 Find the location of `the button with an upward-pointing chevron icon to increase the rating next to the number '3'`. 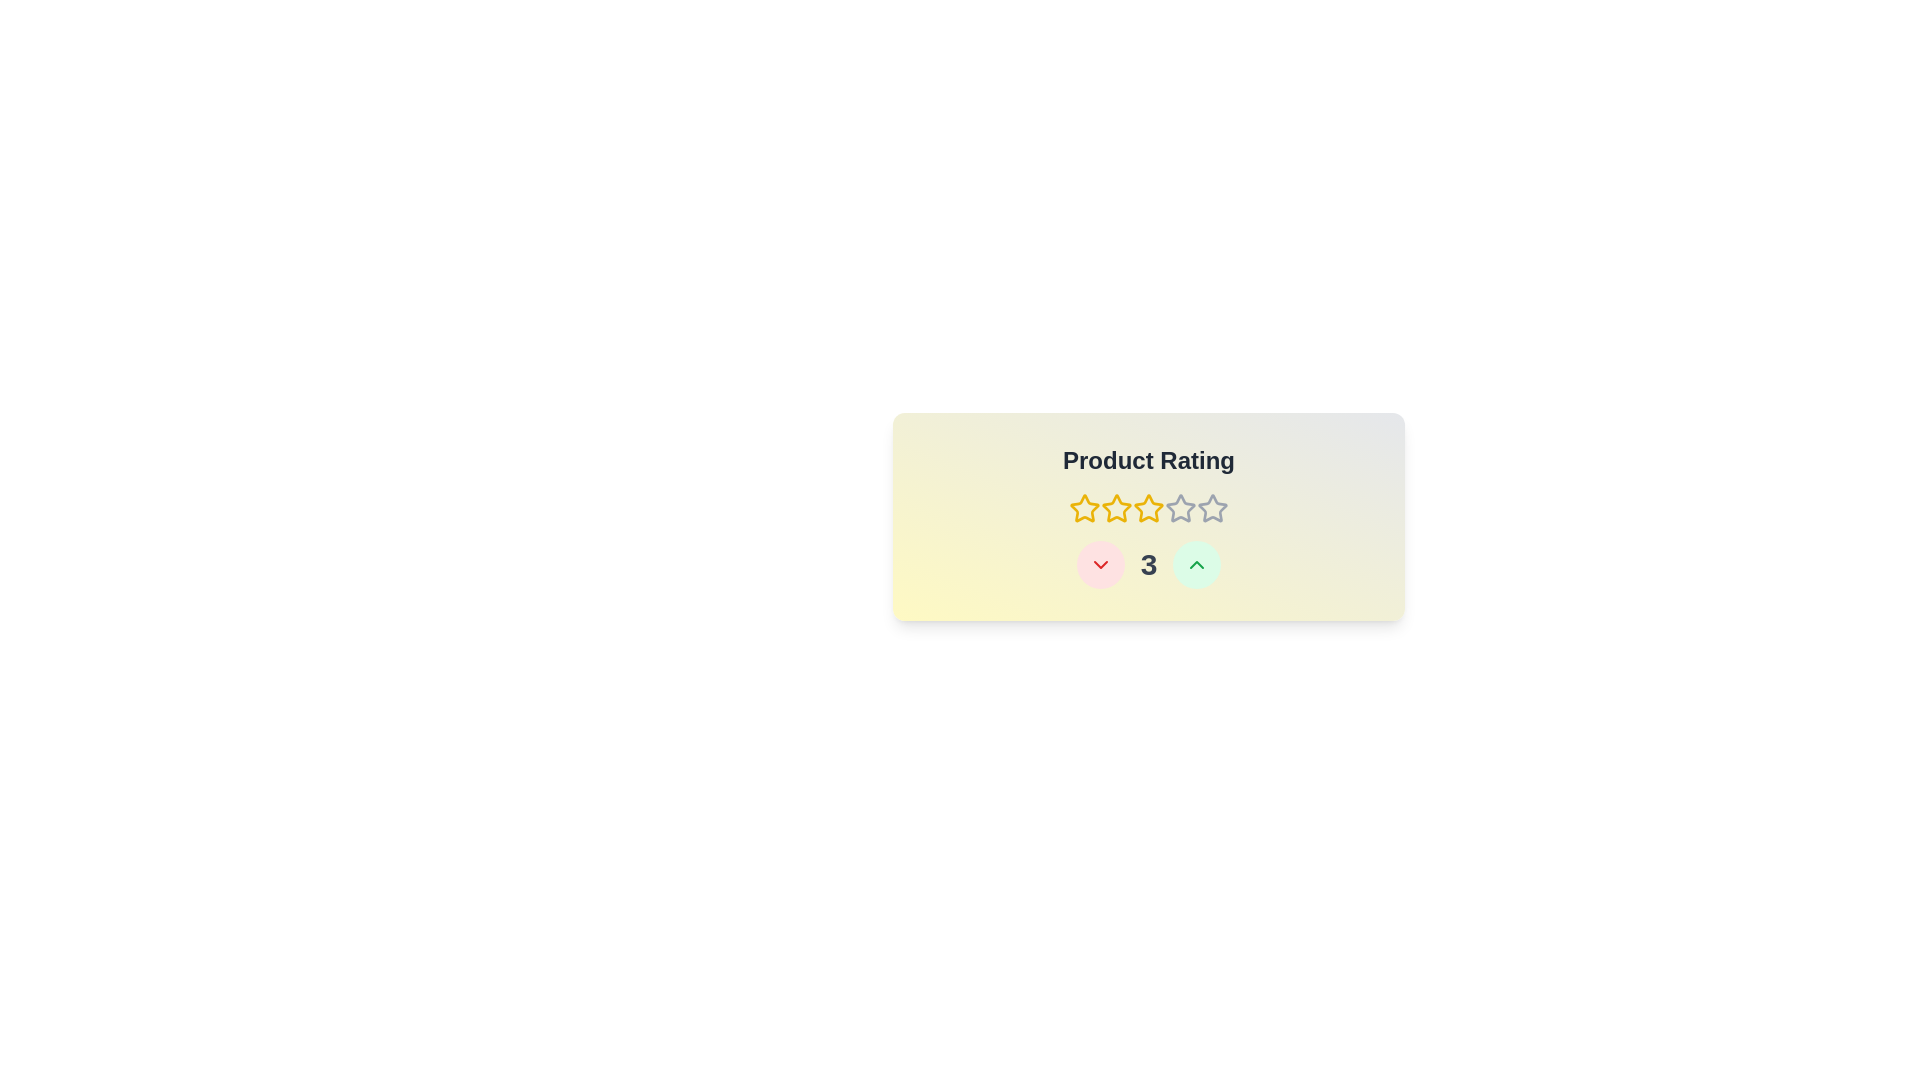

the button with an upward-pointing chevron icon to increase the rating next to the number '3' is located at coordinates (1197, 564).